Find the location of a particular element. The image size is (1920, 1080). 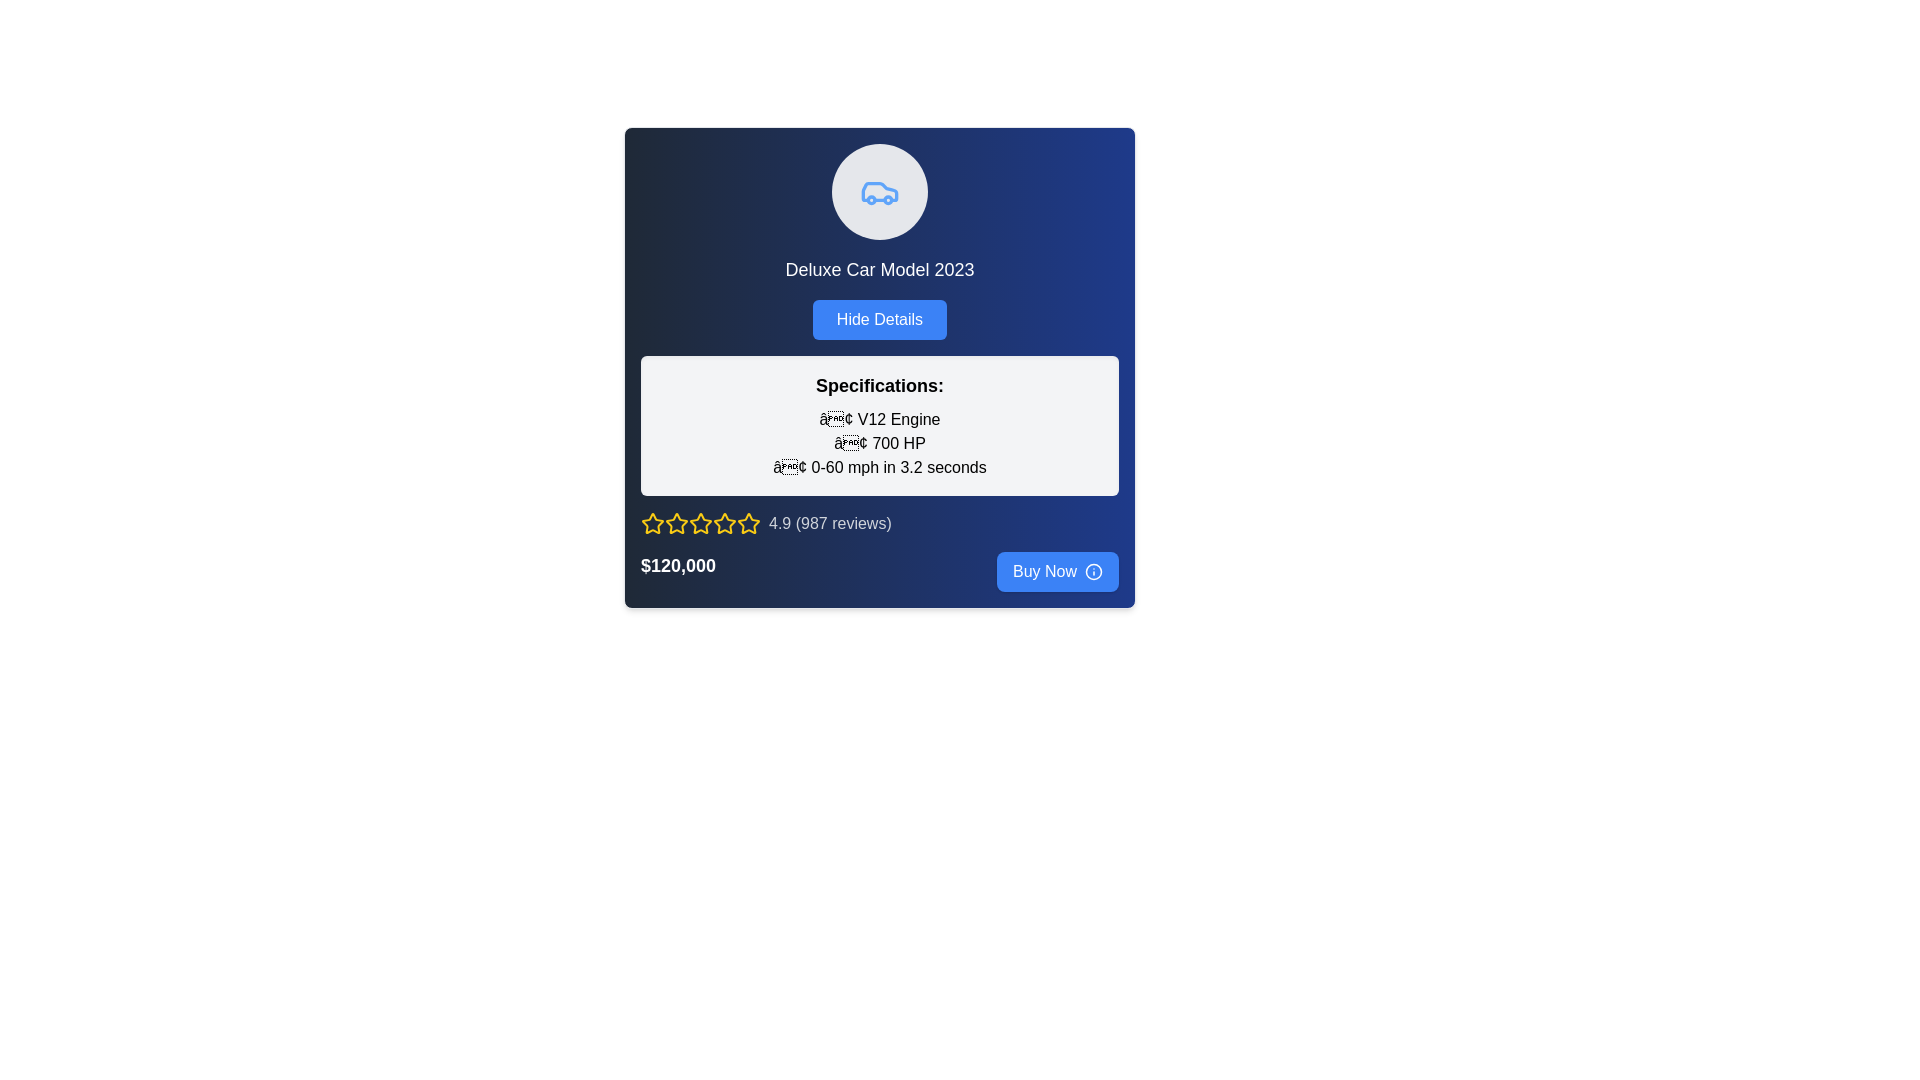

the first star-shaped icon with a yellow border that represents a potential rating component, located directly above the text '$120,000' is located at coordinates (676, 522).